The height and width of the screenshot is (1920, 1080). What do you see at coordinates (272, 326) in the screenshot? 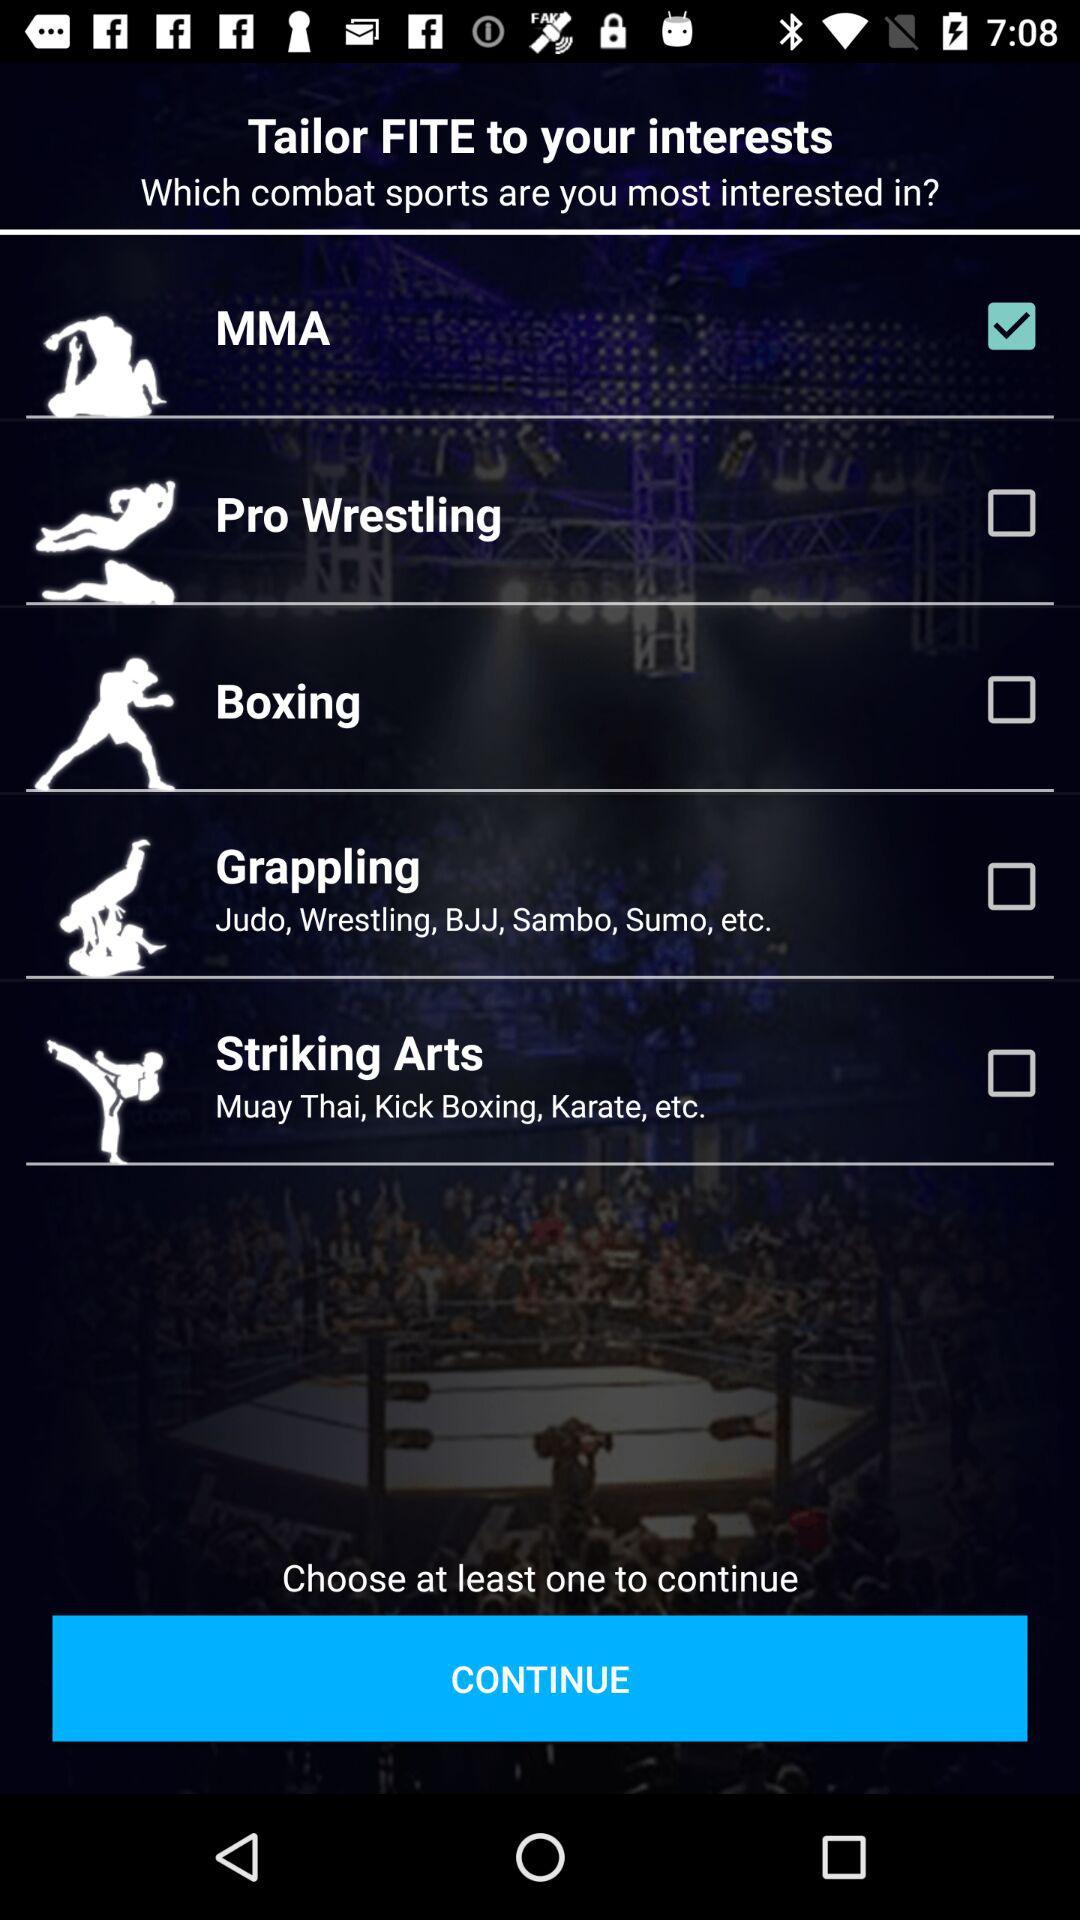
I see `mma item` at bounding box center [272, 326].